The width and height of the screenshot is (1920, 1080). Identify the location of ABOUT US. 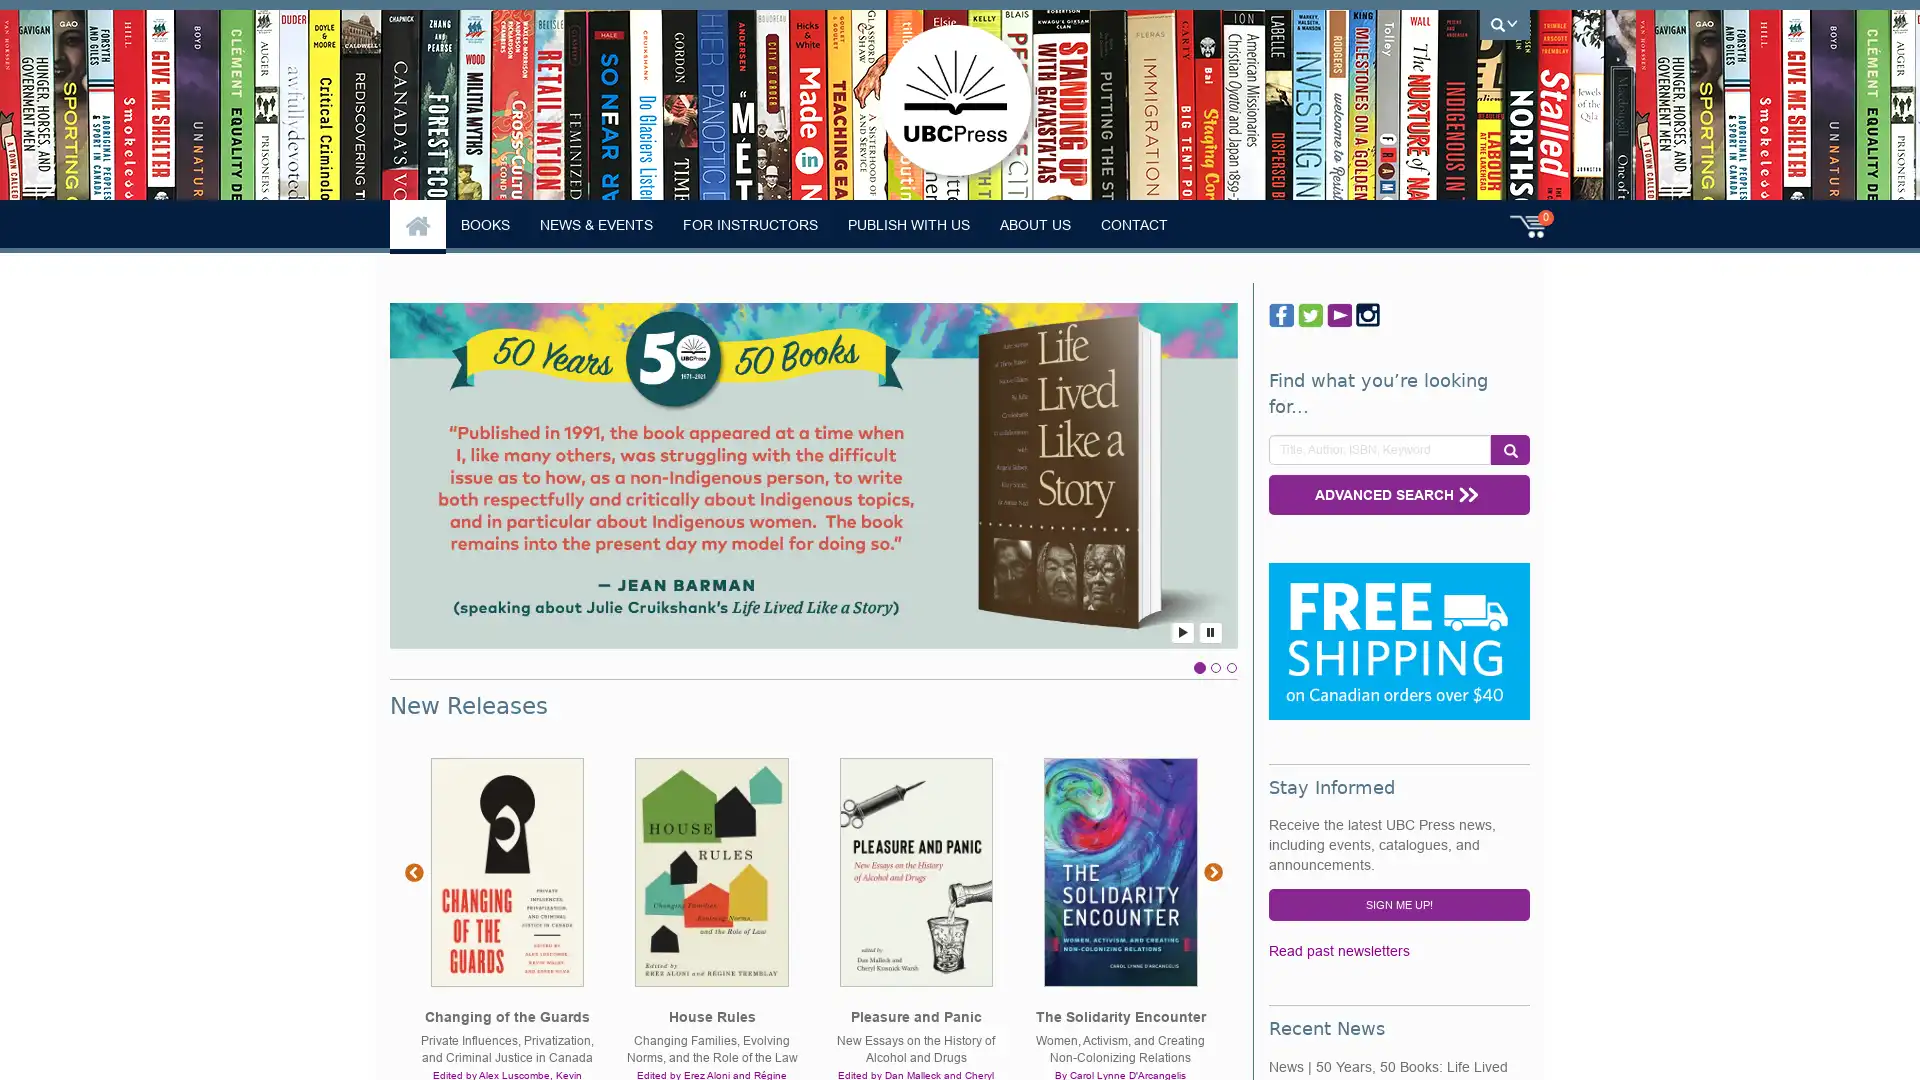
(1035, 224).